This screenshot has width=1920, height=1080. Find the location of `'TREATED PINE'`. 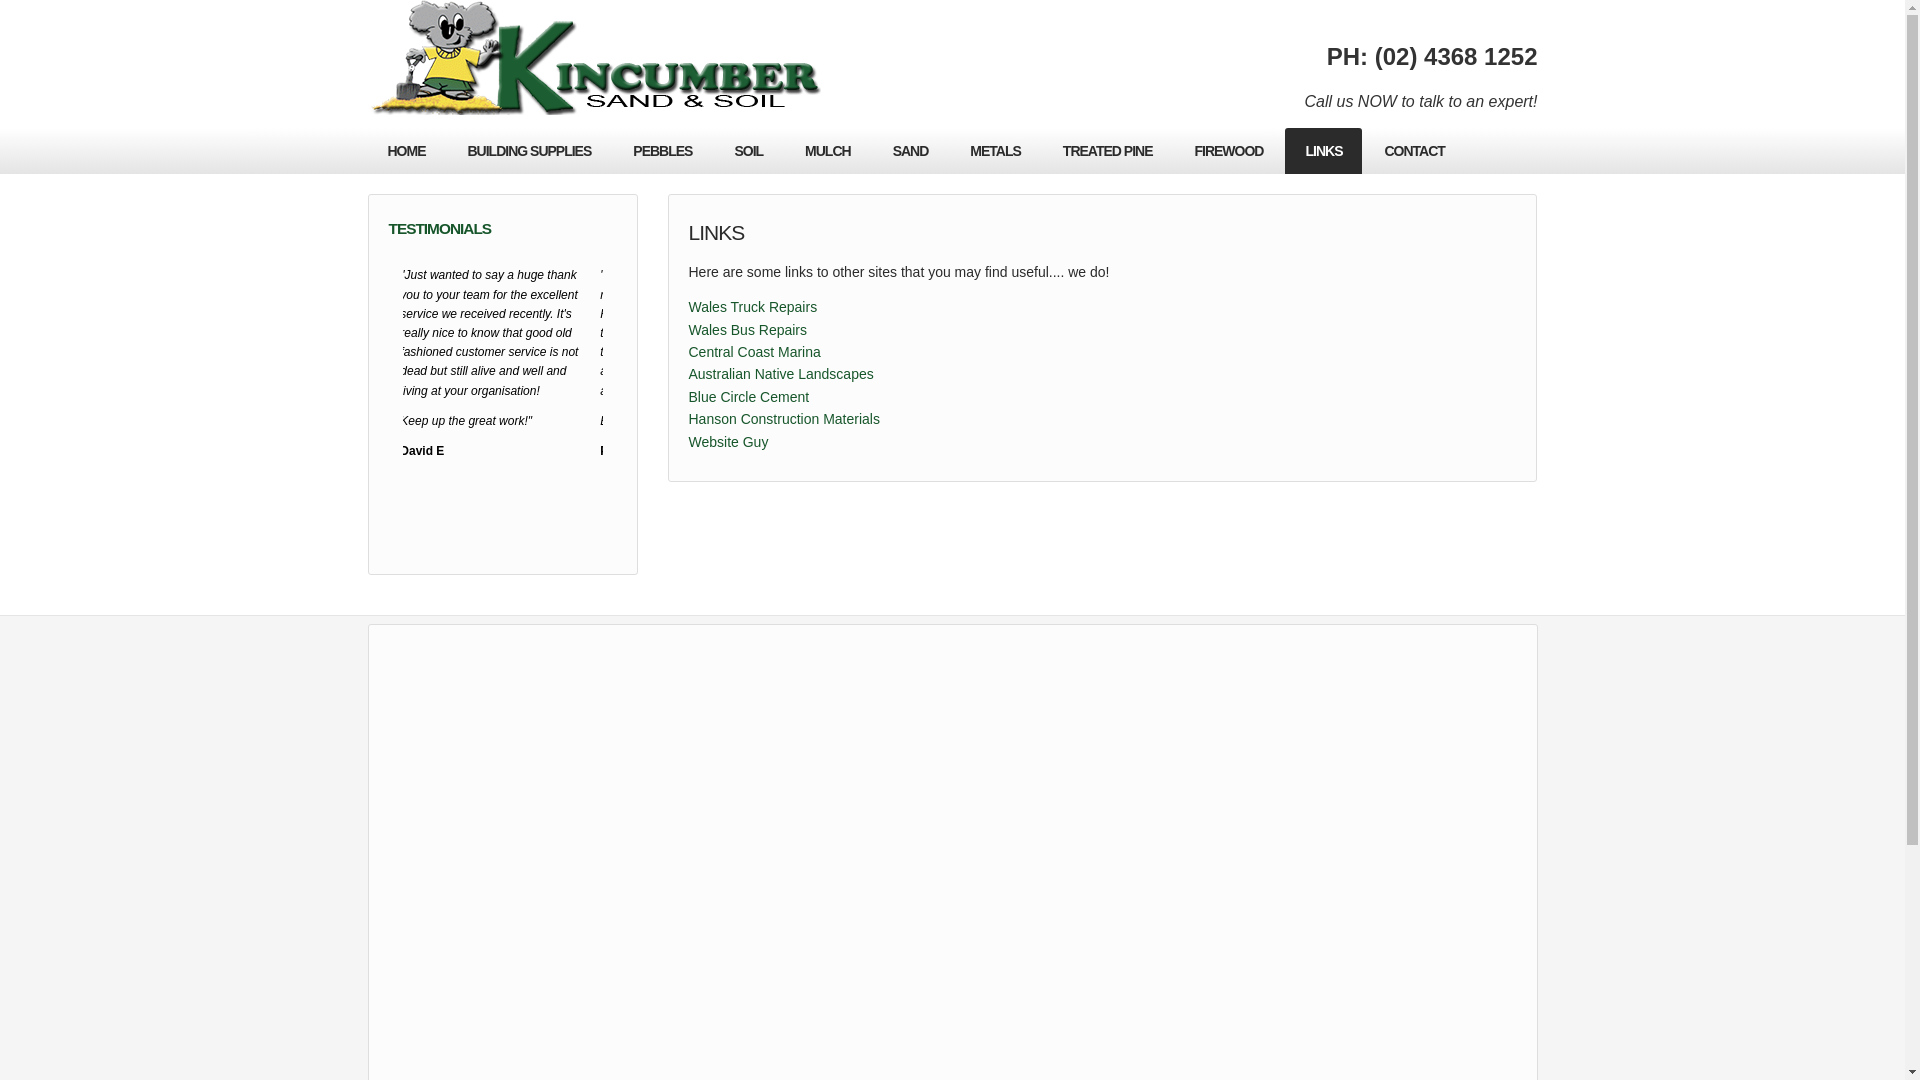

'TREATED PINE' is located at coordinates (1041, 149).